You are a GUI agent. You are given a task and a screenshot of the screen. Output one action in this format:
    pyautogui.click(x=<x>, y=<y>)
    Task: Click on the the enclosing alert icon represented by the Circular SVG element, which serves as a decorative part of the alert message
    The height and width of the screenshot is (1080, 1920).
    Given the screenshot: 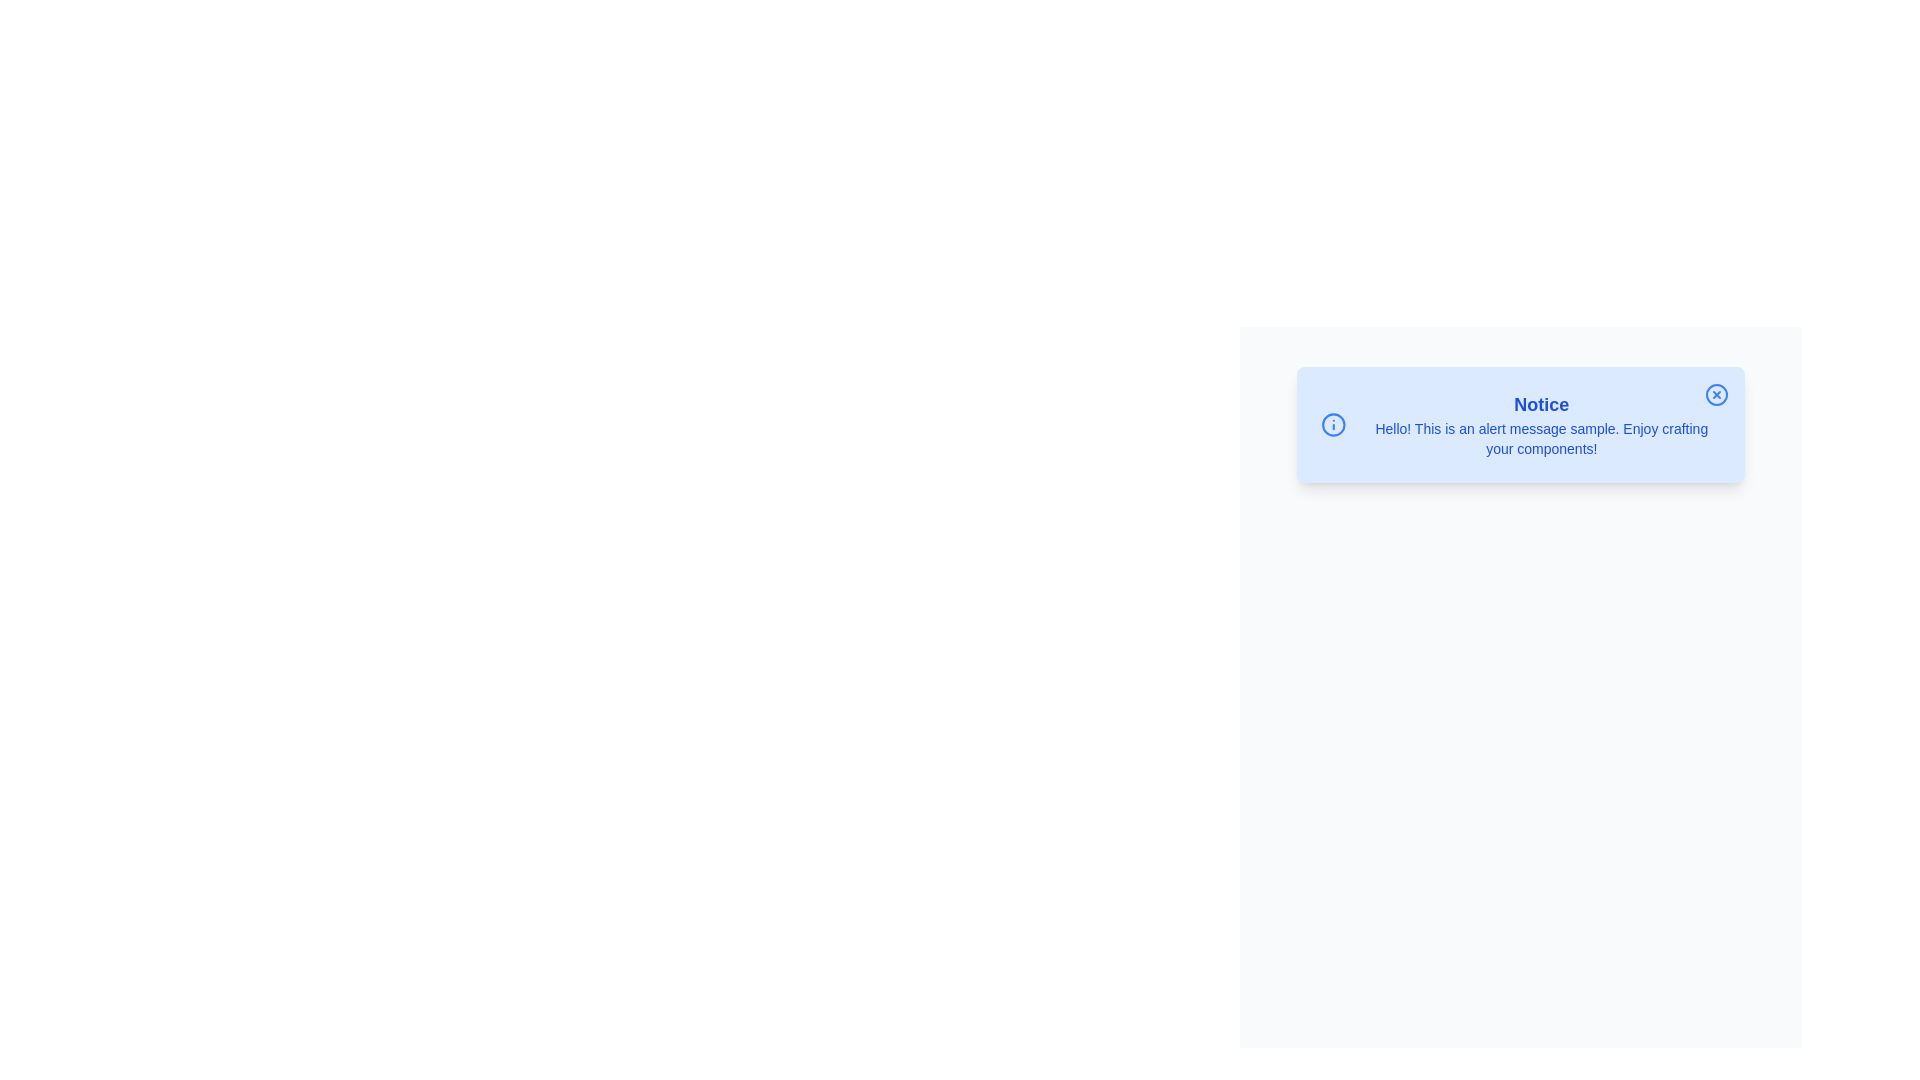 What is the action you would take?
    pyautogui.click(x=1333, y=423)
    